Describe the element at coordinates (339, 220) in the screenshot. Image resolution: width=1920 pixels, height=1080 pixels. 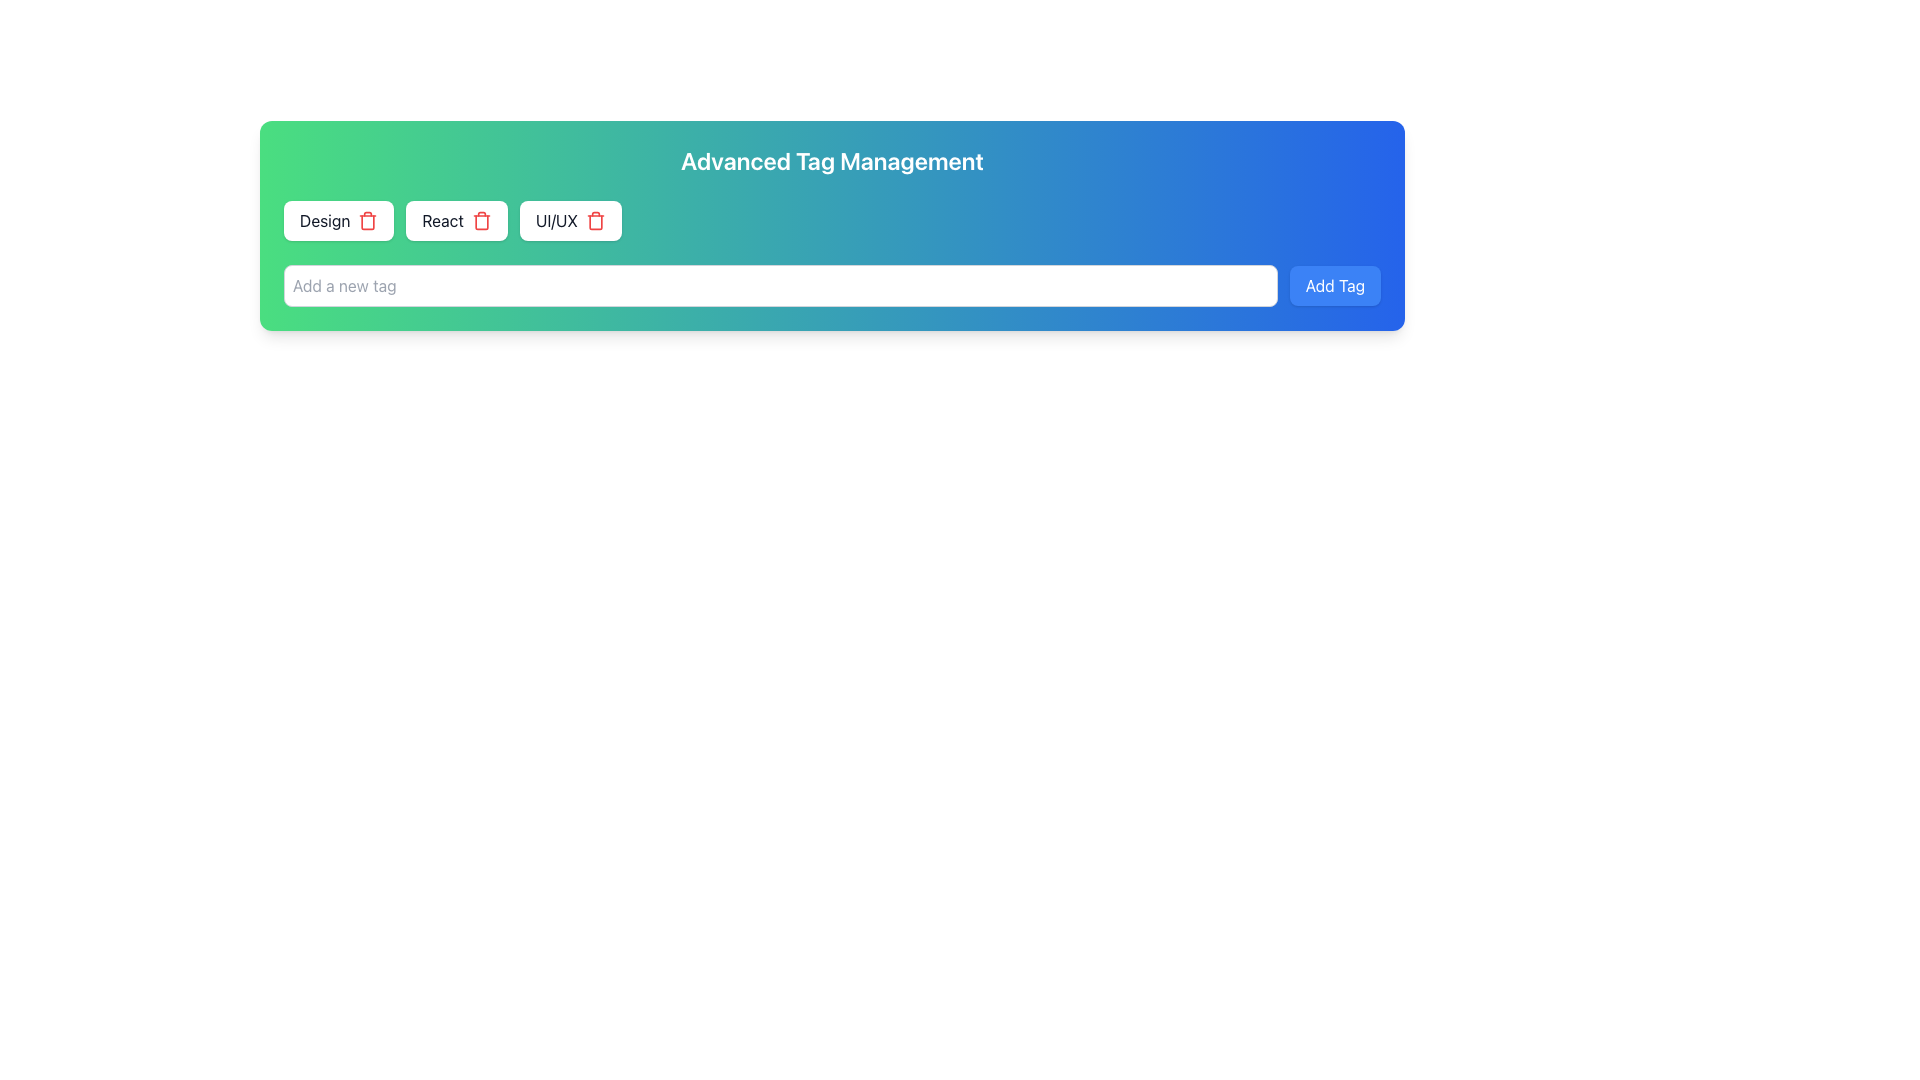
I see `the 'Design' button, which is the first button in a horizontal list of buttons` at that location.